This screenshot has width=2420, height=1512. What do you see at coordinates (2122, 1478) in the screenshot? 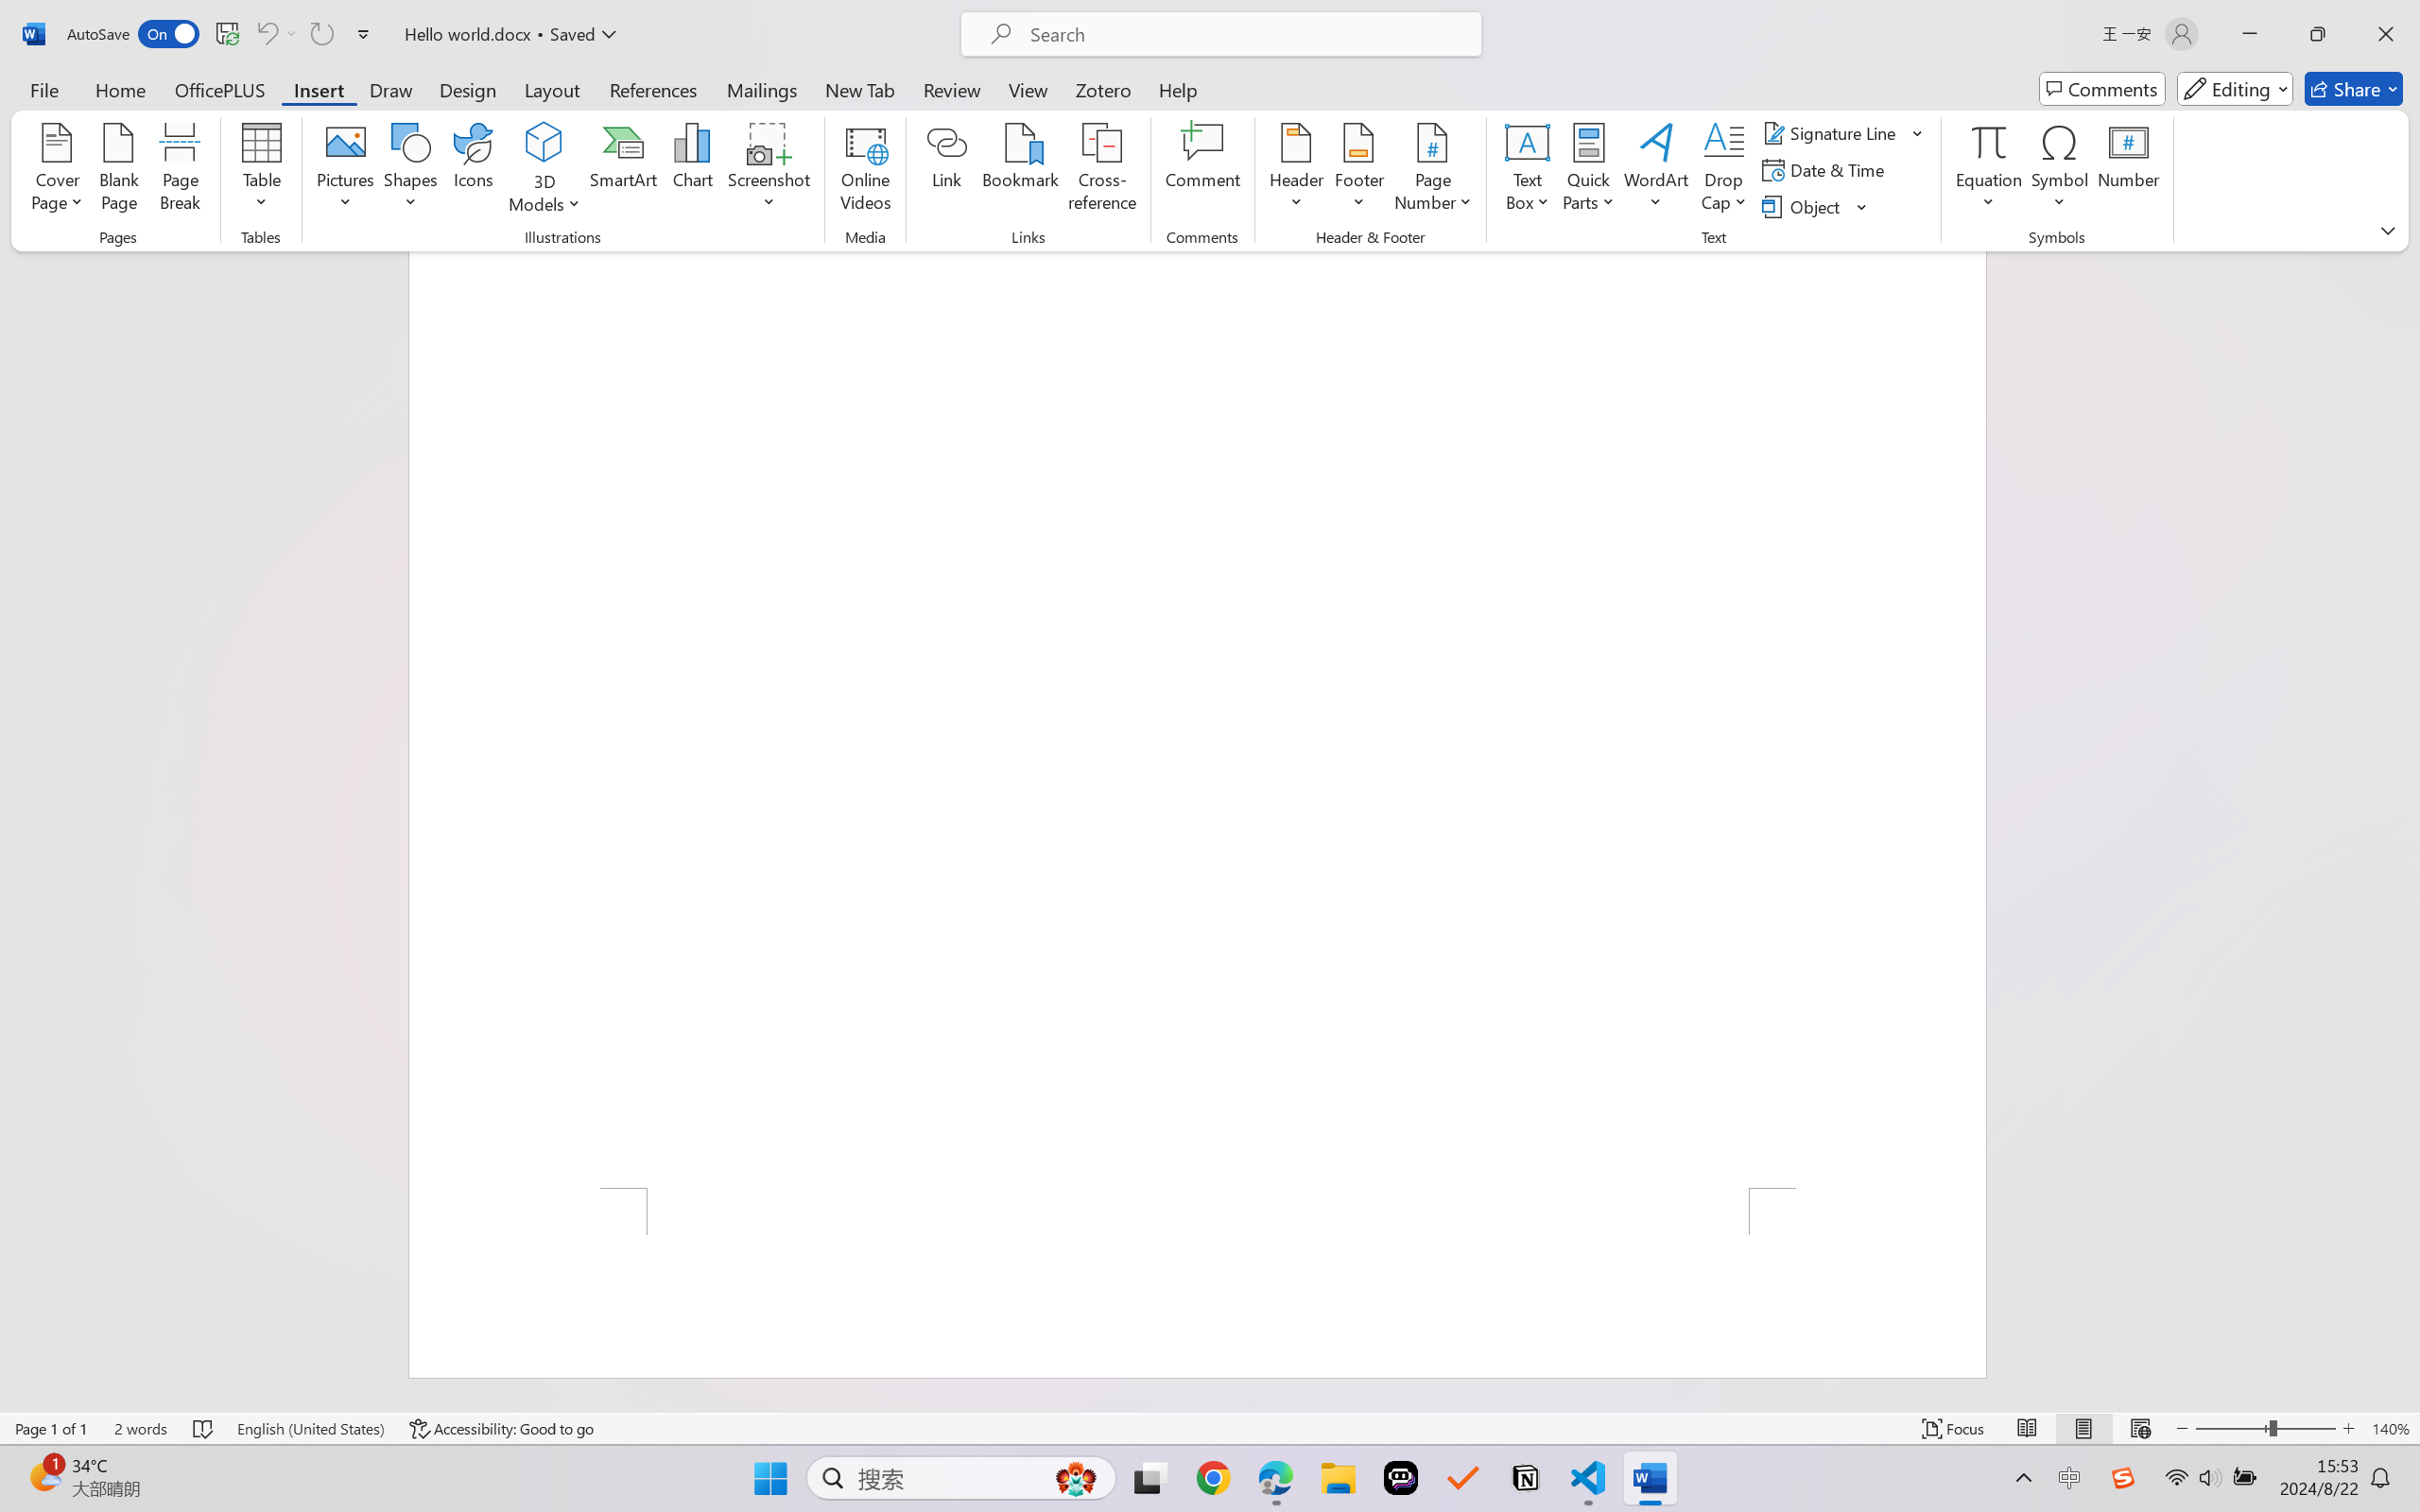
I see `'Class: Image'` at bounding box center [2122, 1478].